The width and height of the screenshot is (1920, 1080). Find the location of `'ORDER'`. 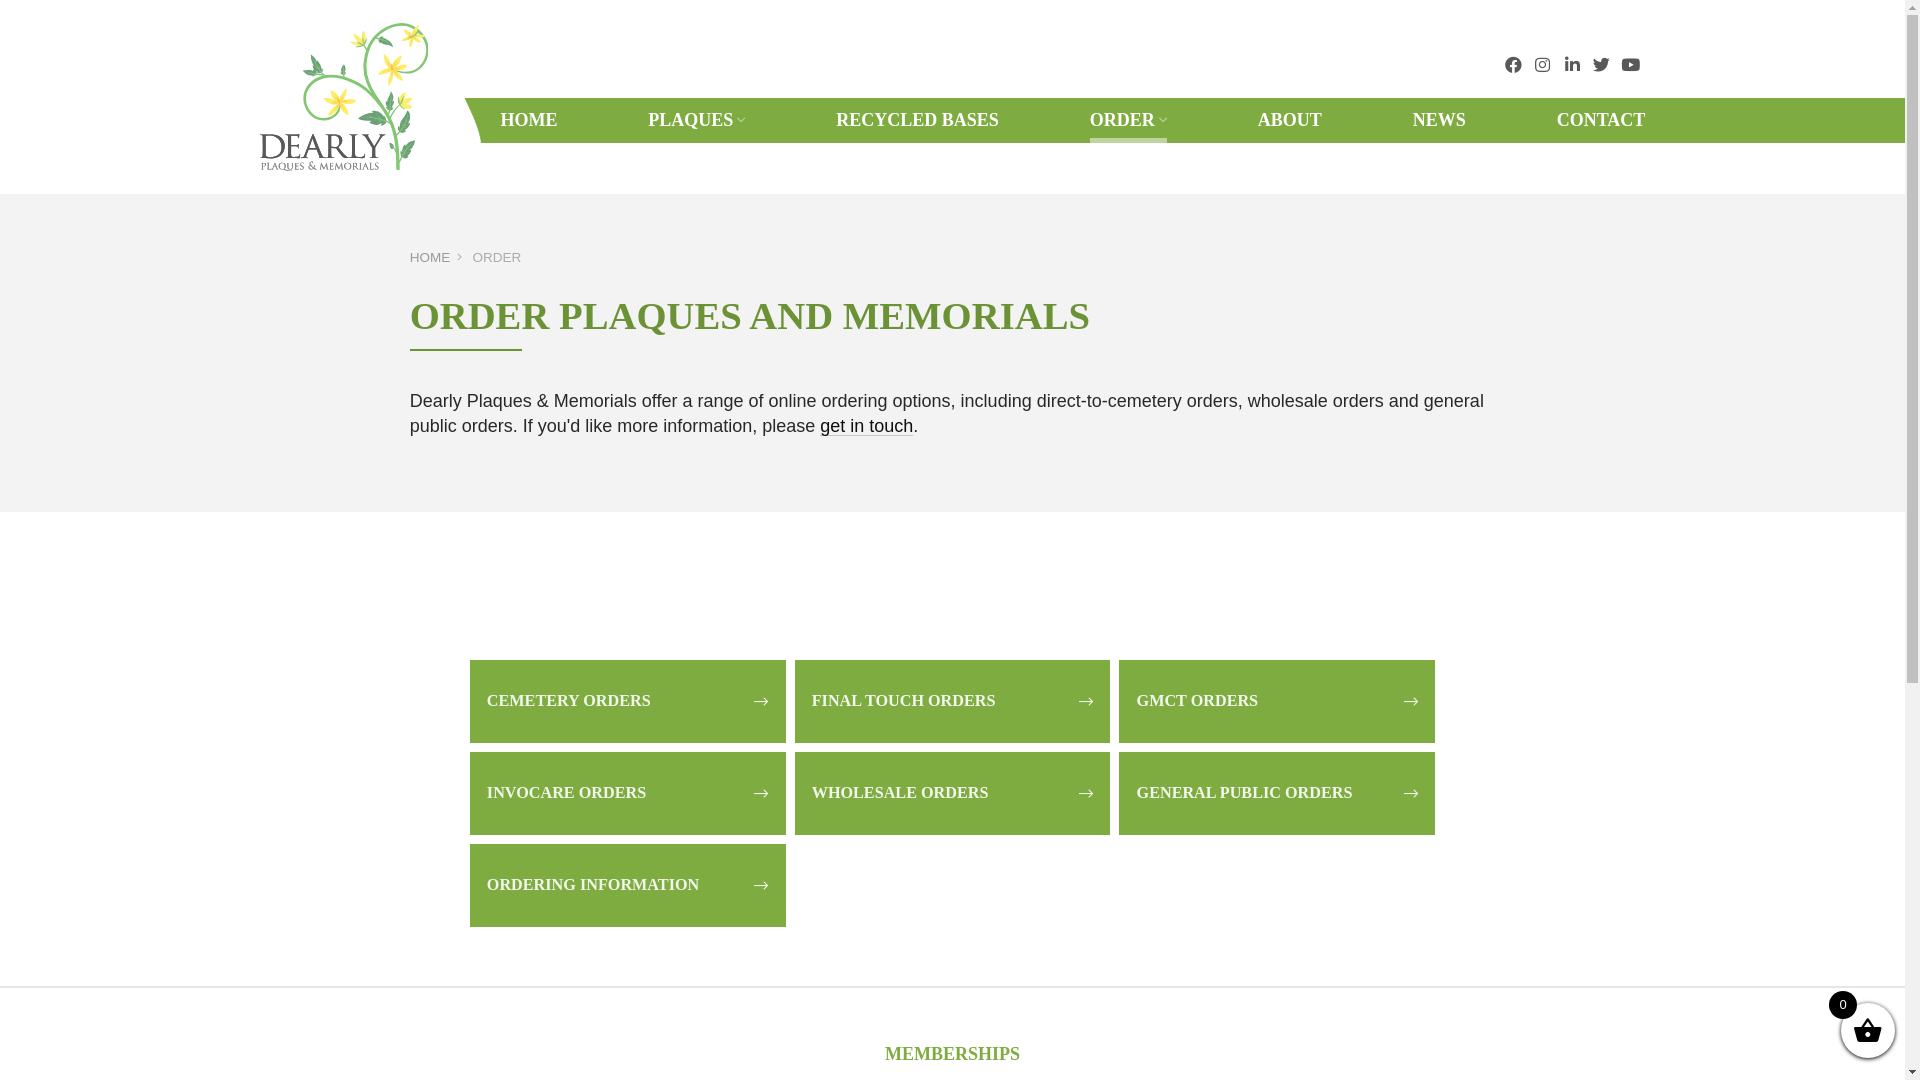

'ORDER' is located at coordinates (1128, 120).